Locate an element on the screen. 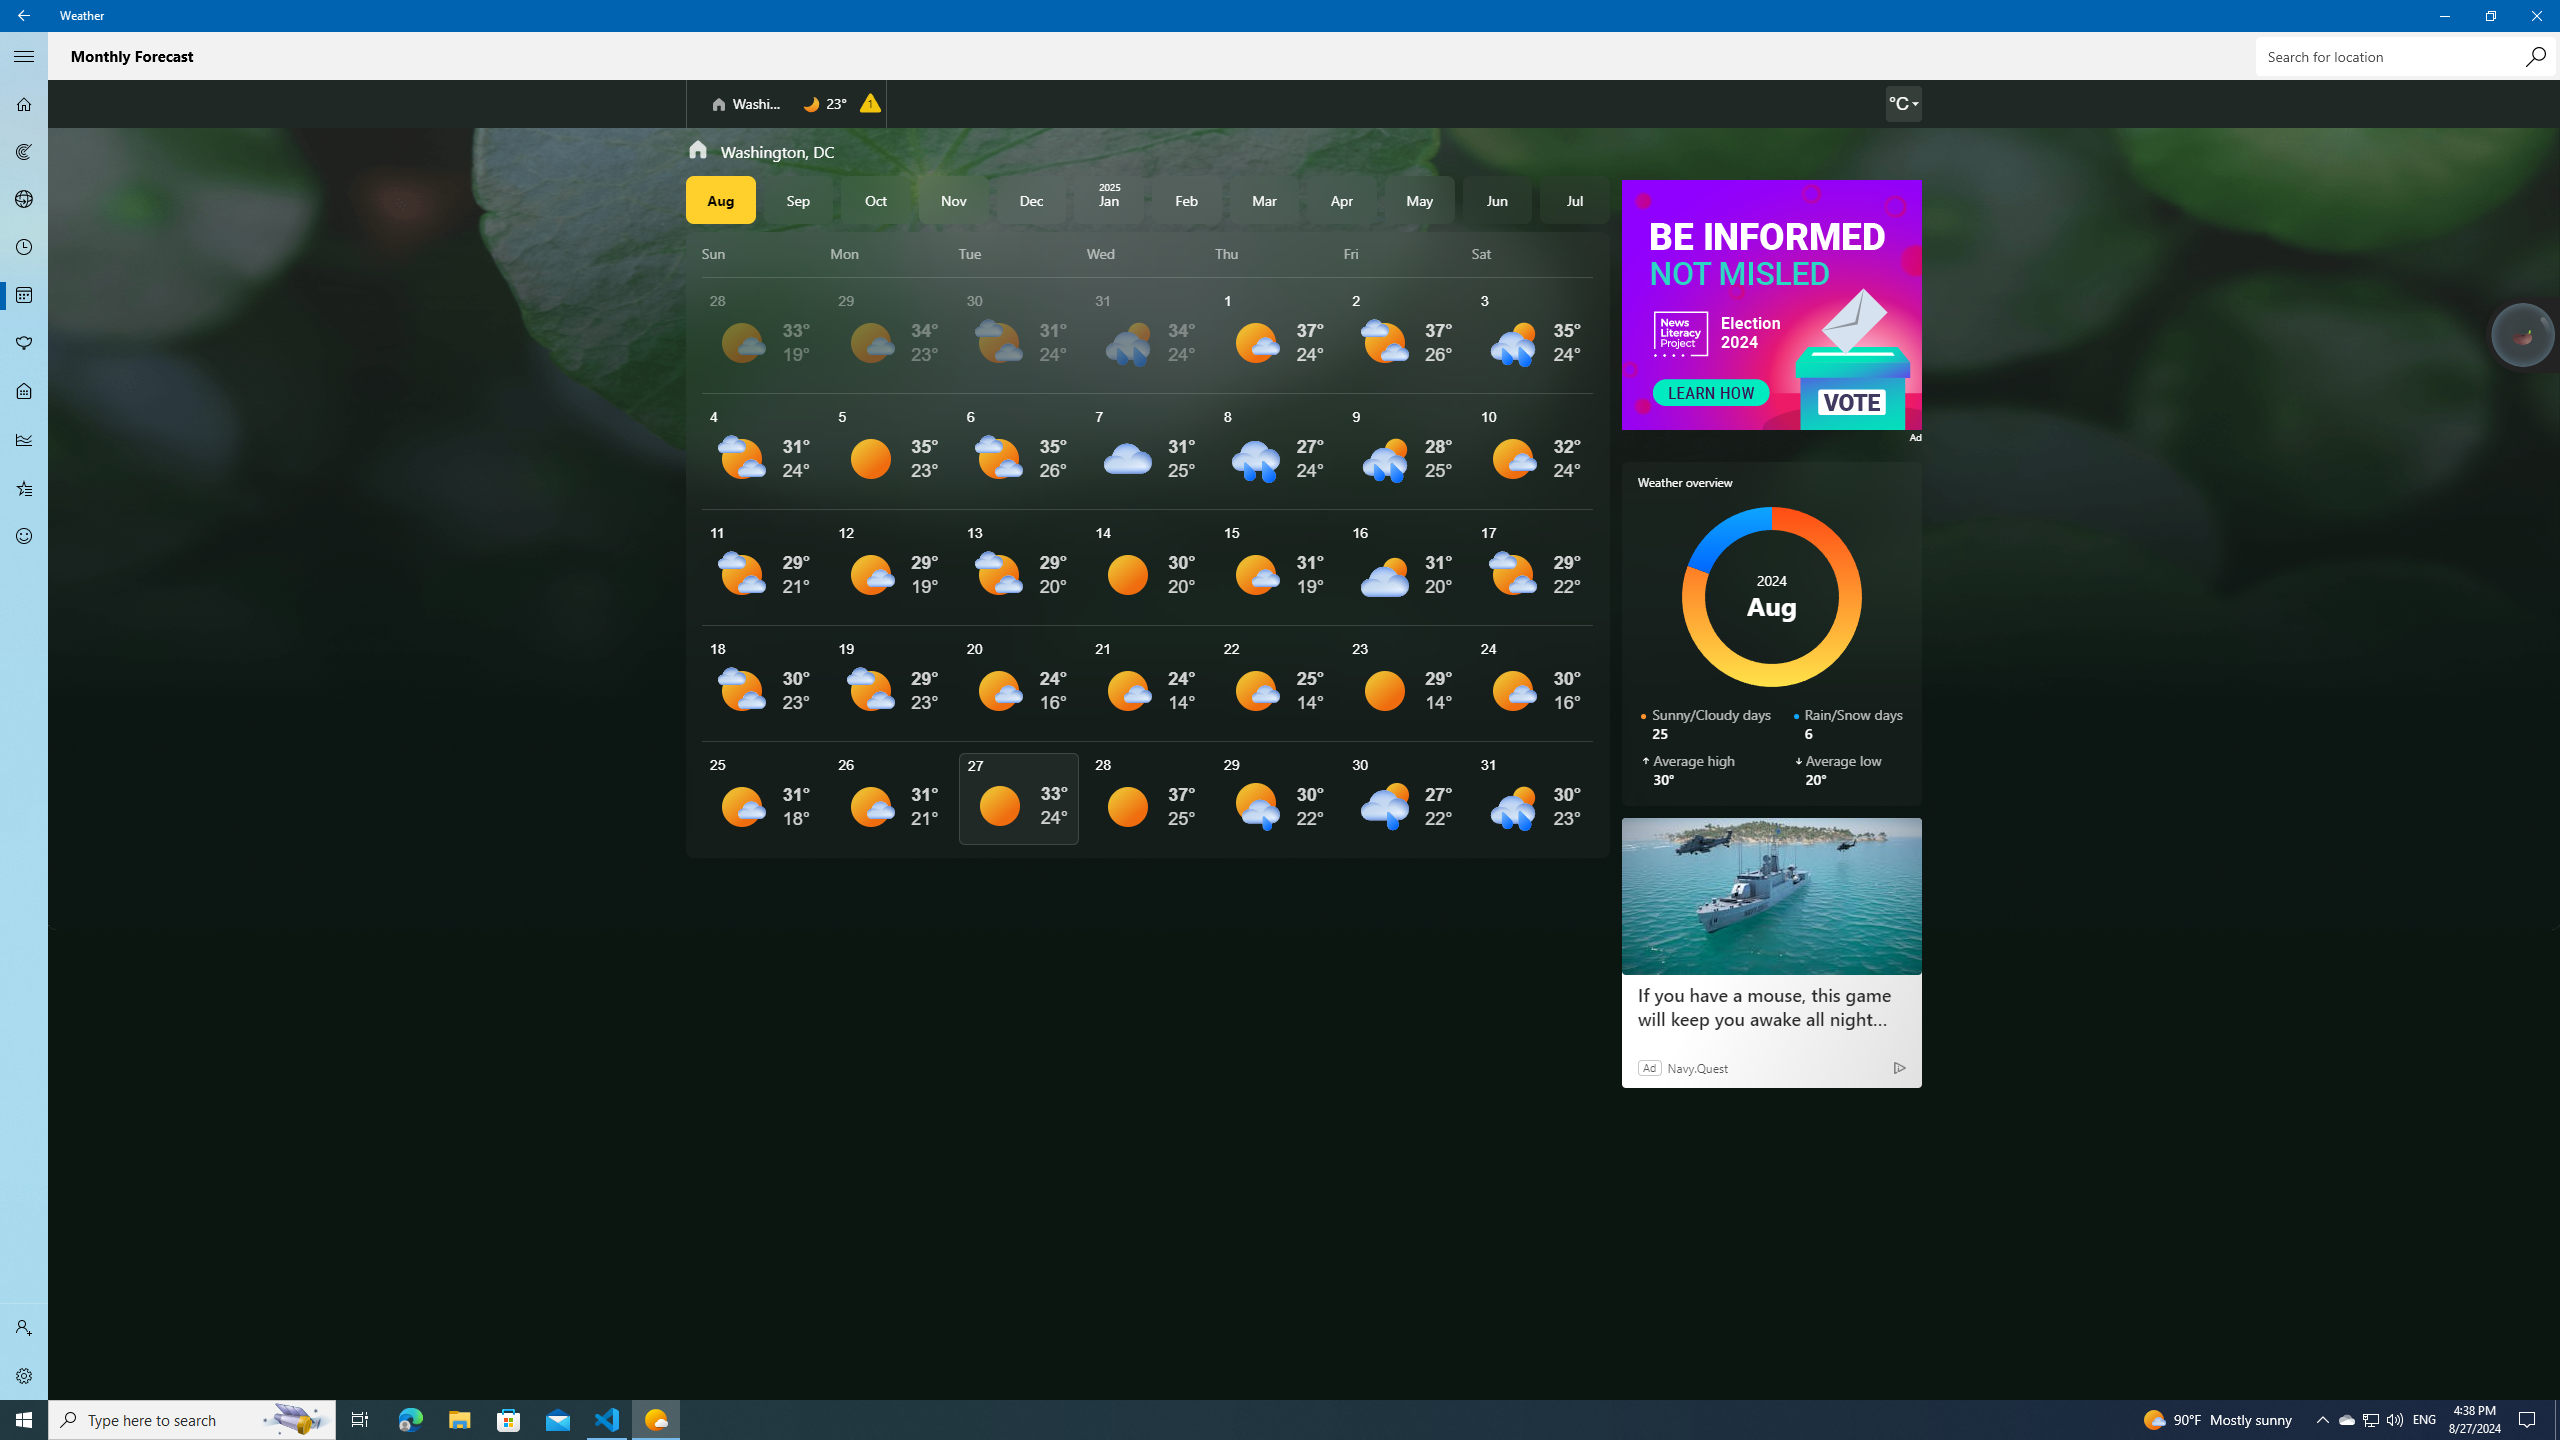 This screenshot has width=2560, height=1440. 'Sign in' is located at coordinates (24, 1328).